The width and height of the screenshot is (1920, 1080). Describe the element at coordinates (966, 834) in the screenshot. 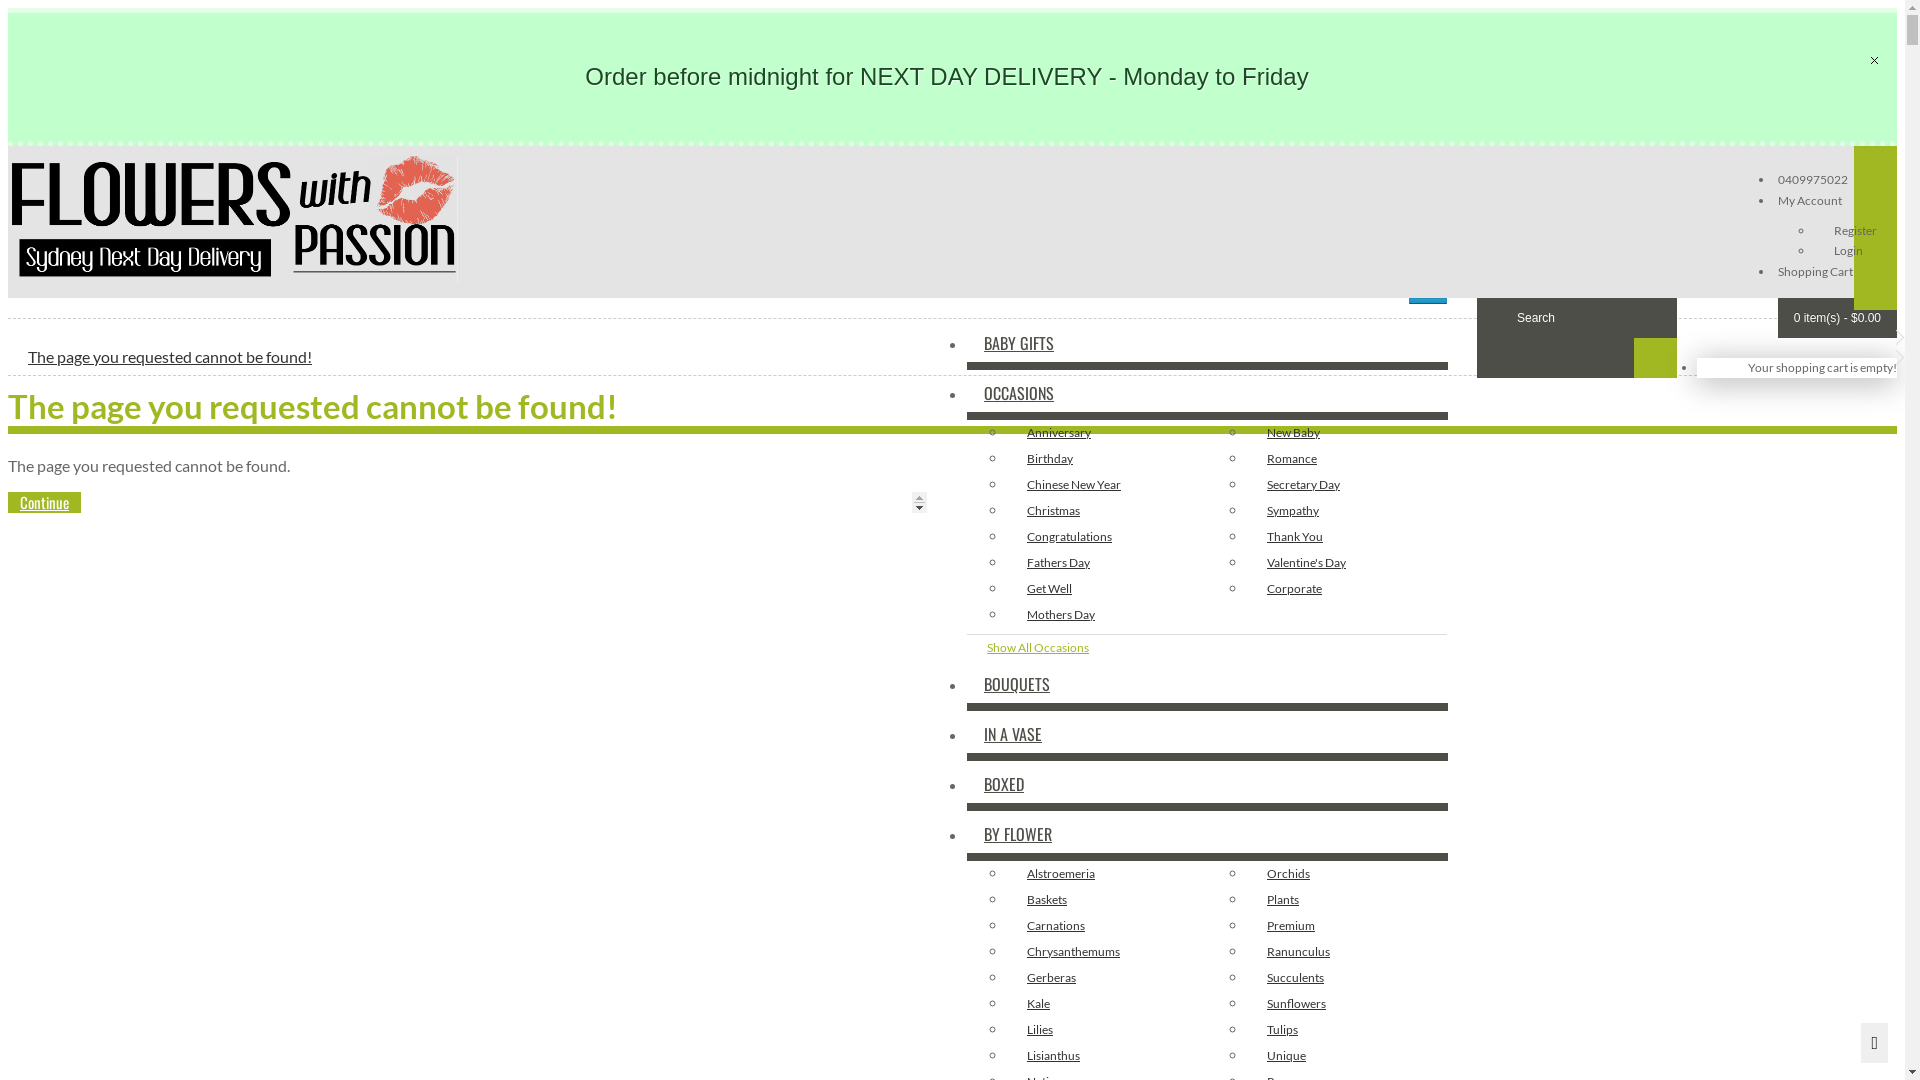

I see `'BY FLOWER'` at that location.